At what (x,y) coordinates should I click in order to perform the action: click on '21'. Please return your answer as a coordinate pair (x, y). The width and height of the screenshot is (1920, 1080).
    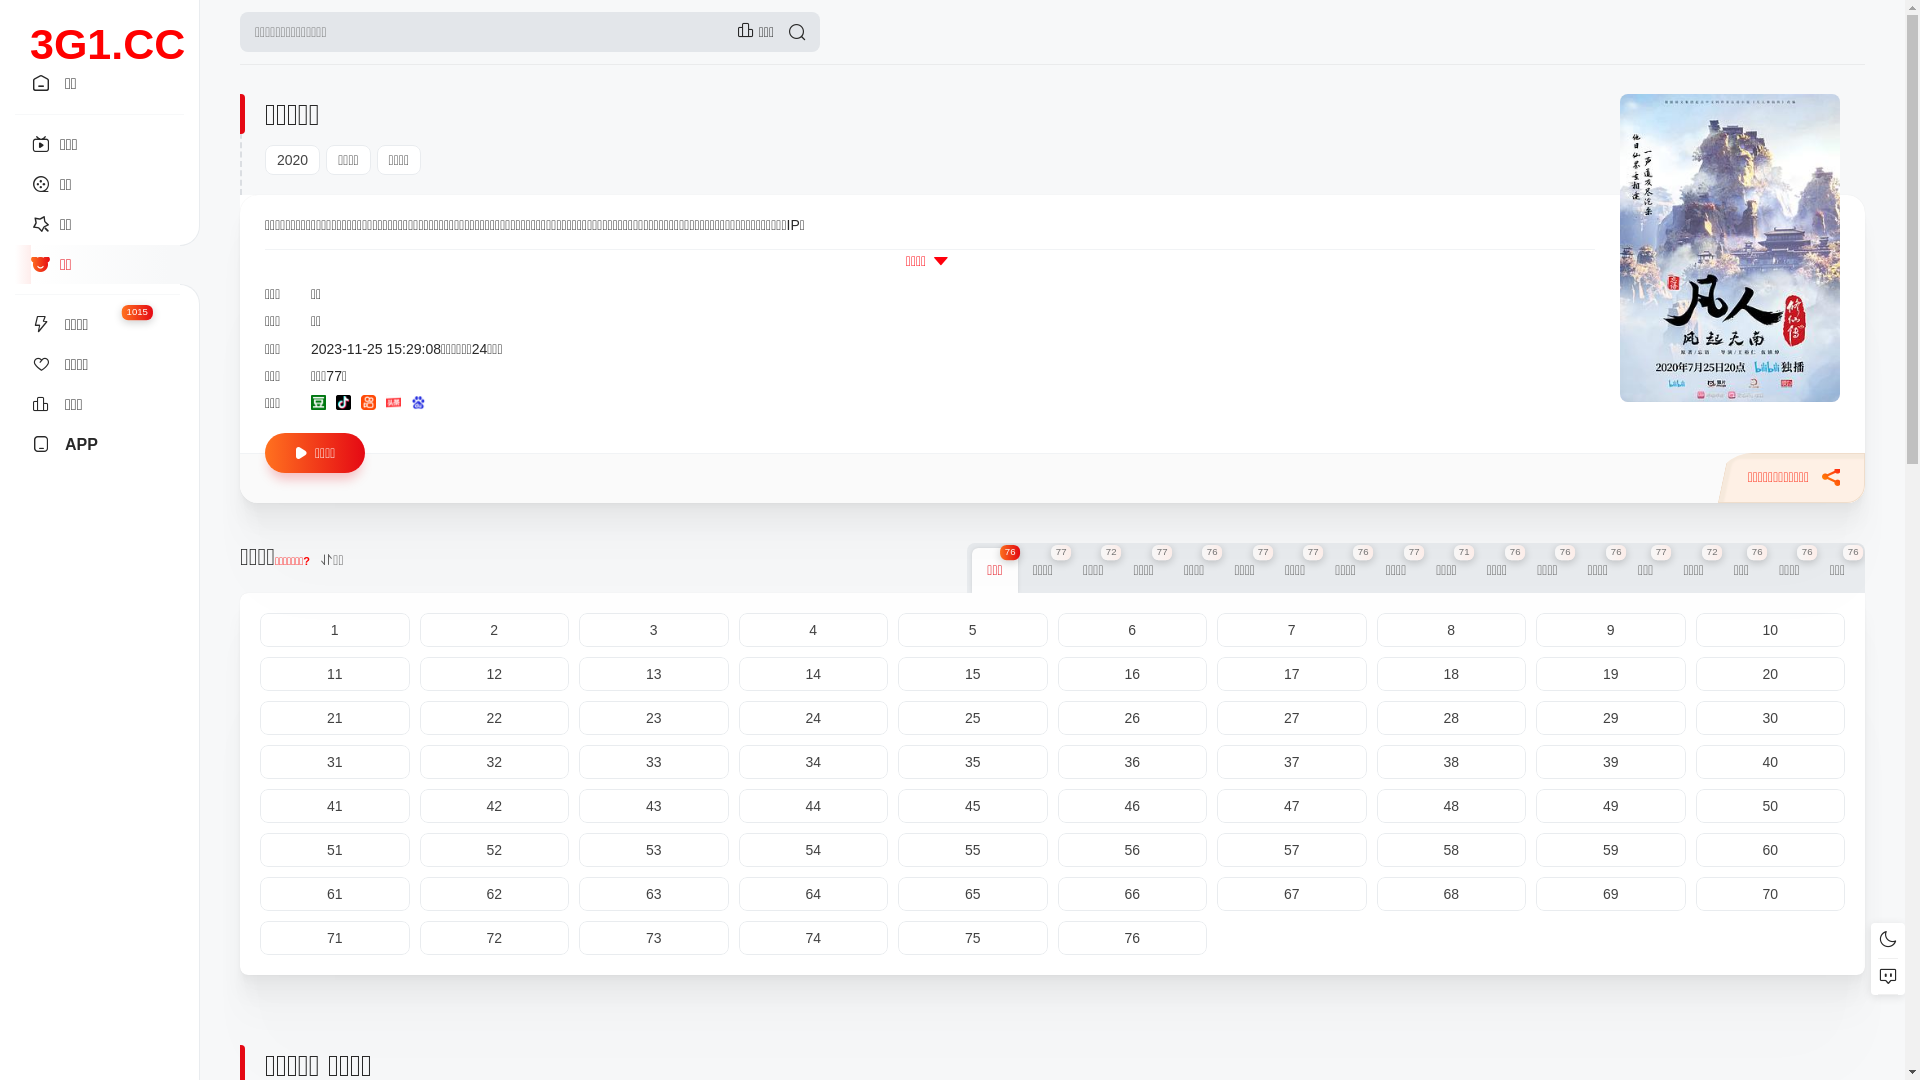
    Looking at the image, I should click on (258, 716).